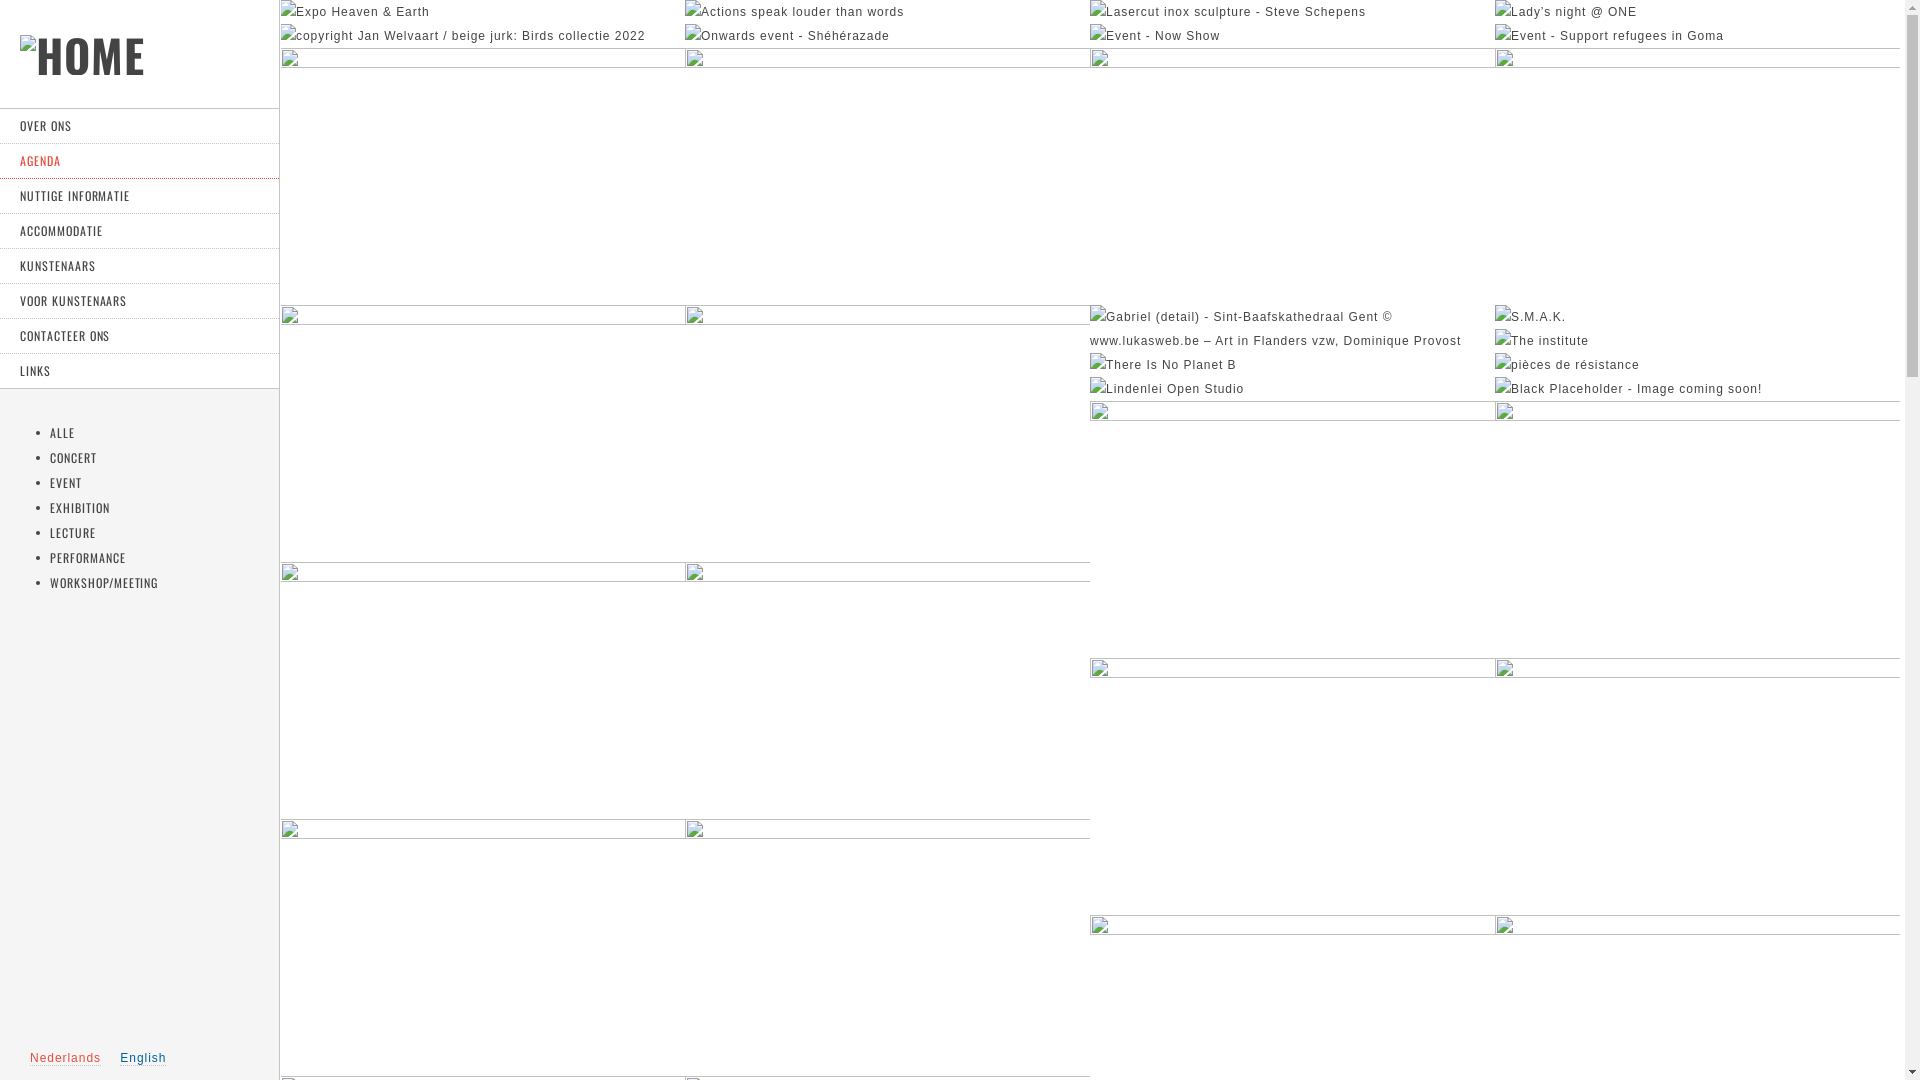 The height and width of the screenshot is (1080, 1920). What do you see at coordinates (103, 582) in the screenshot?
I see `'WORKSHOP/MEETING'` at bounding box center [103, 582].